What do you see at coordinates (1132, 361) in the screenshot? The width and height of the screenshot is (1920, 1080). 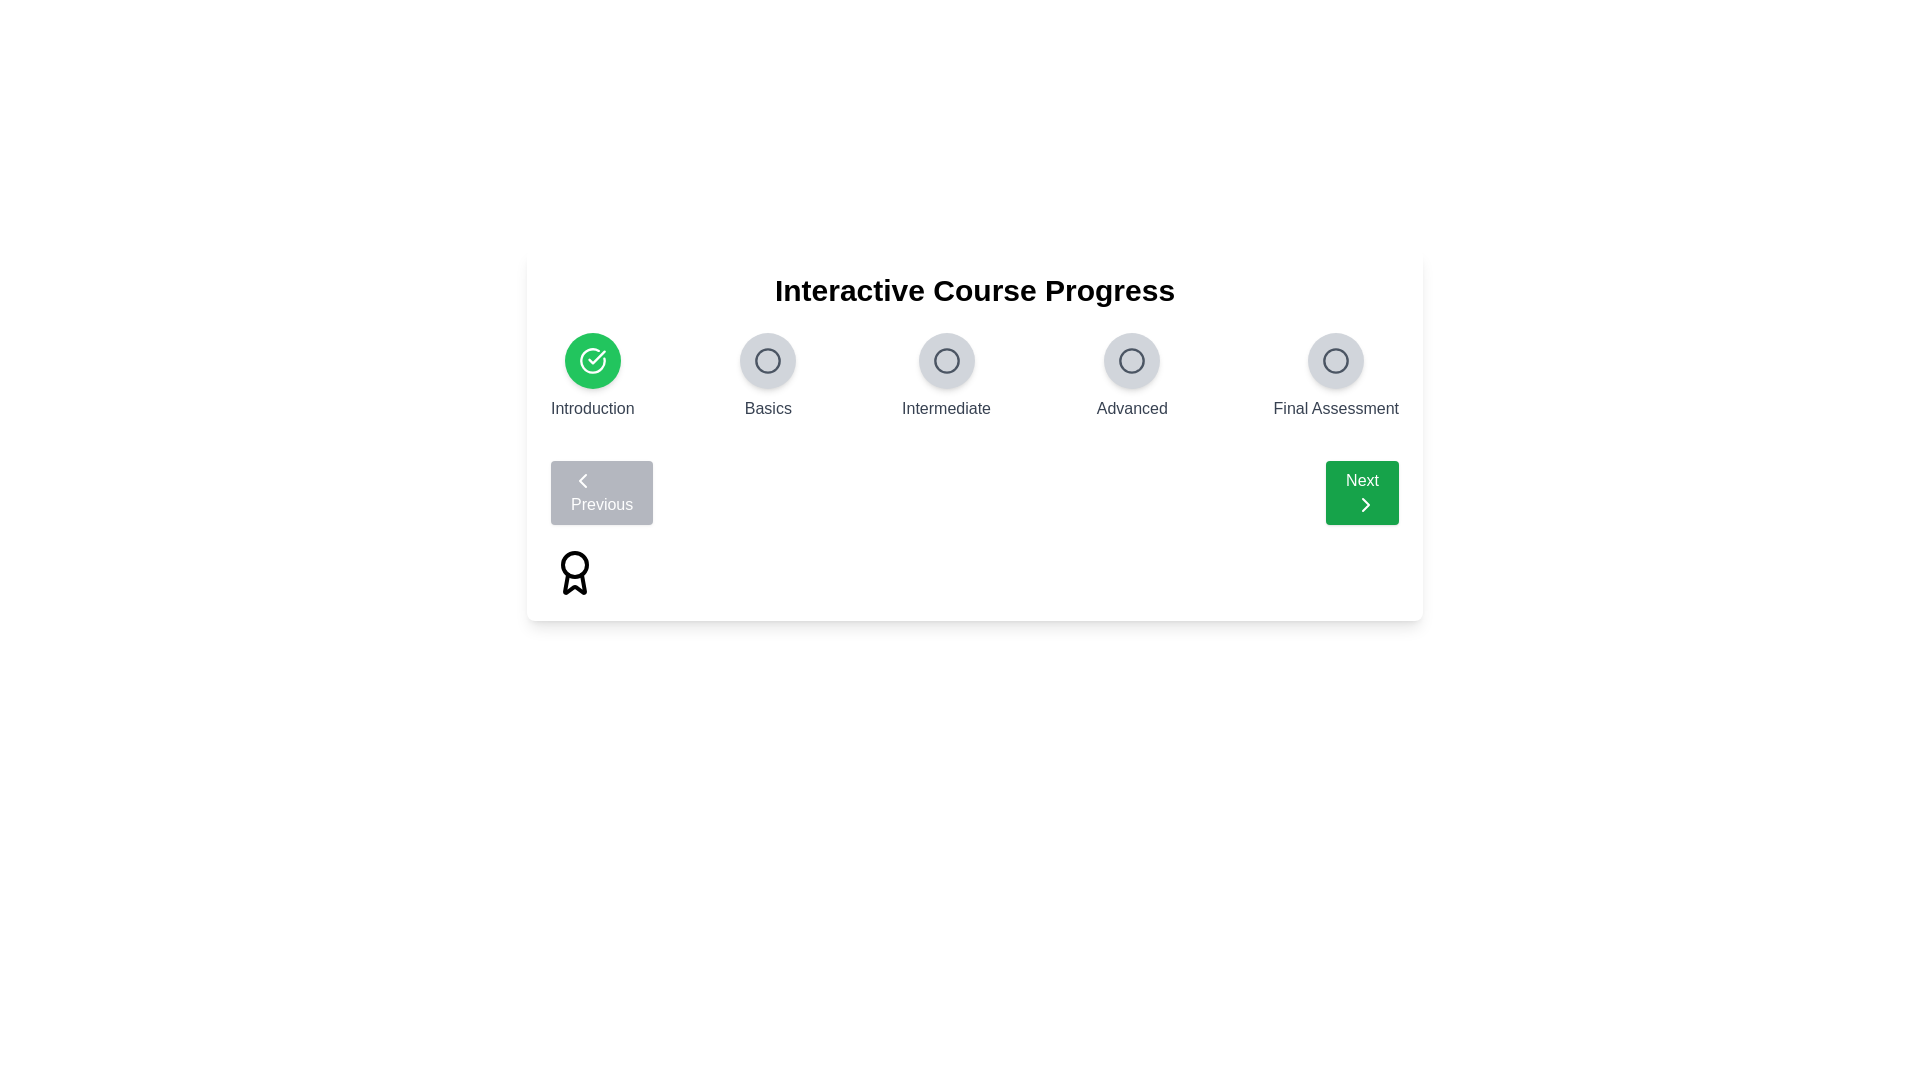 I see `the 'Advanced' stage icon in the course progress tracker, which is the fourth circular icon under the 'Interactive Course Progress' heading` at bounding box center [1132, 361].